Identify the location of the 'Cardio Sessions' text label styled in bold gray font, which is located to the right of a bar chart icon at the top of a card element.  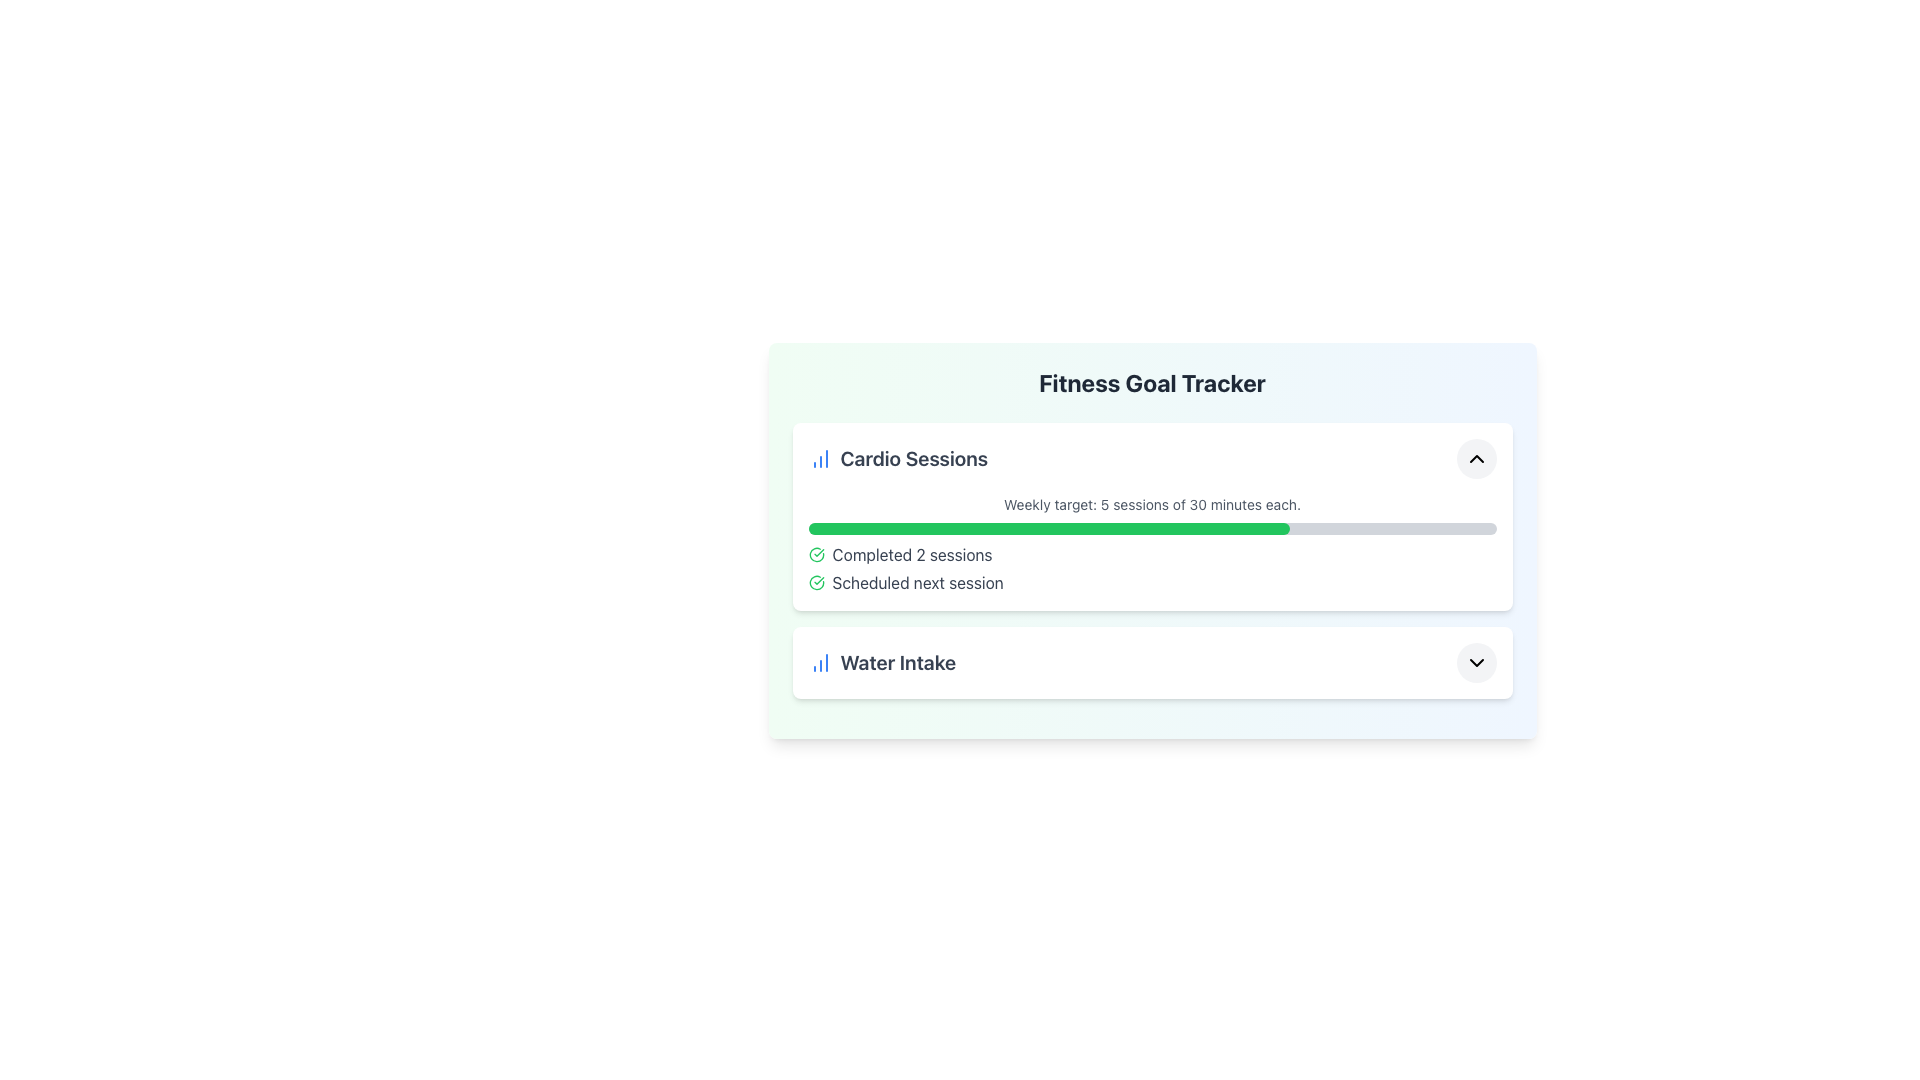
(897, 459).